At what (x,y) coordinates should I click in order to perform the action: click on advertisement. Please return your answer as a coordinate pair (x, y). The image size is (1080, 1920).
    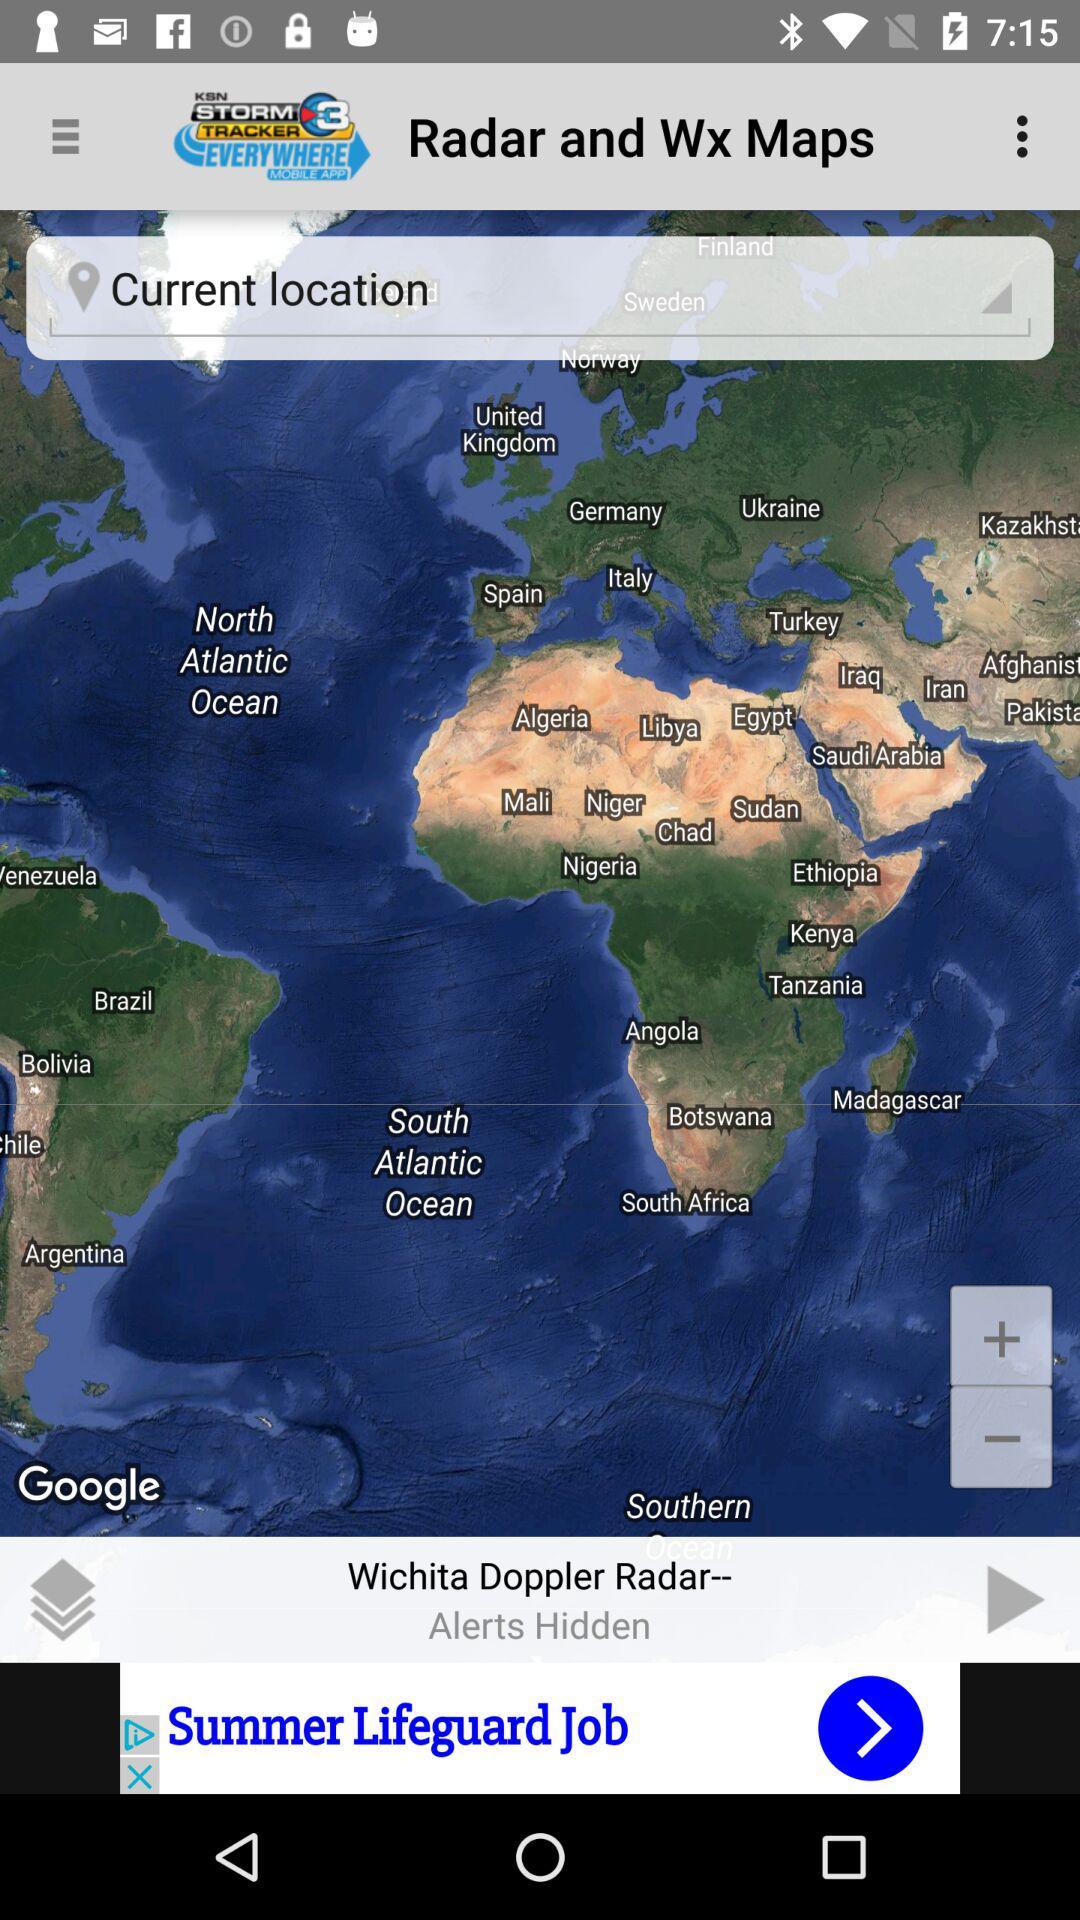
    Looking at the image, I should click on (540, 1727).